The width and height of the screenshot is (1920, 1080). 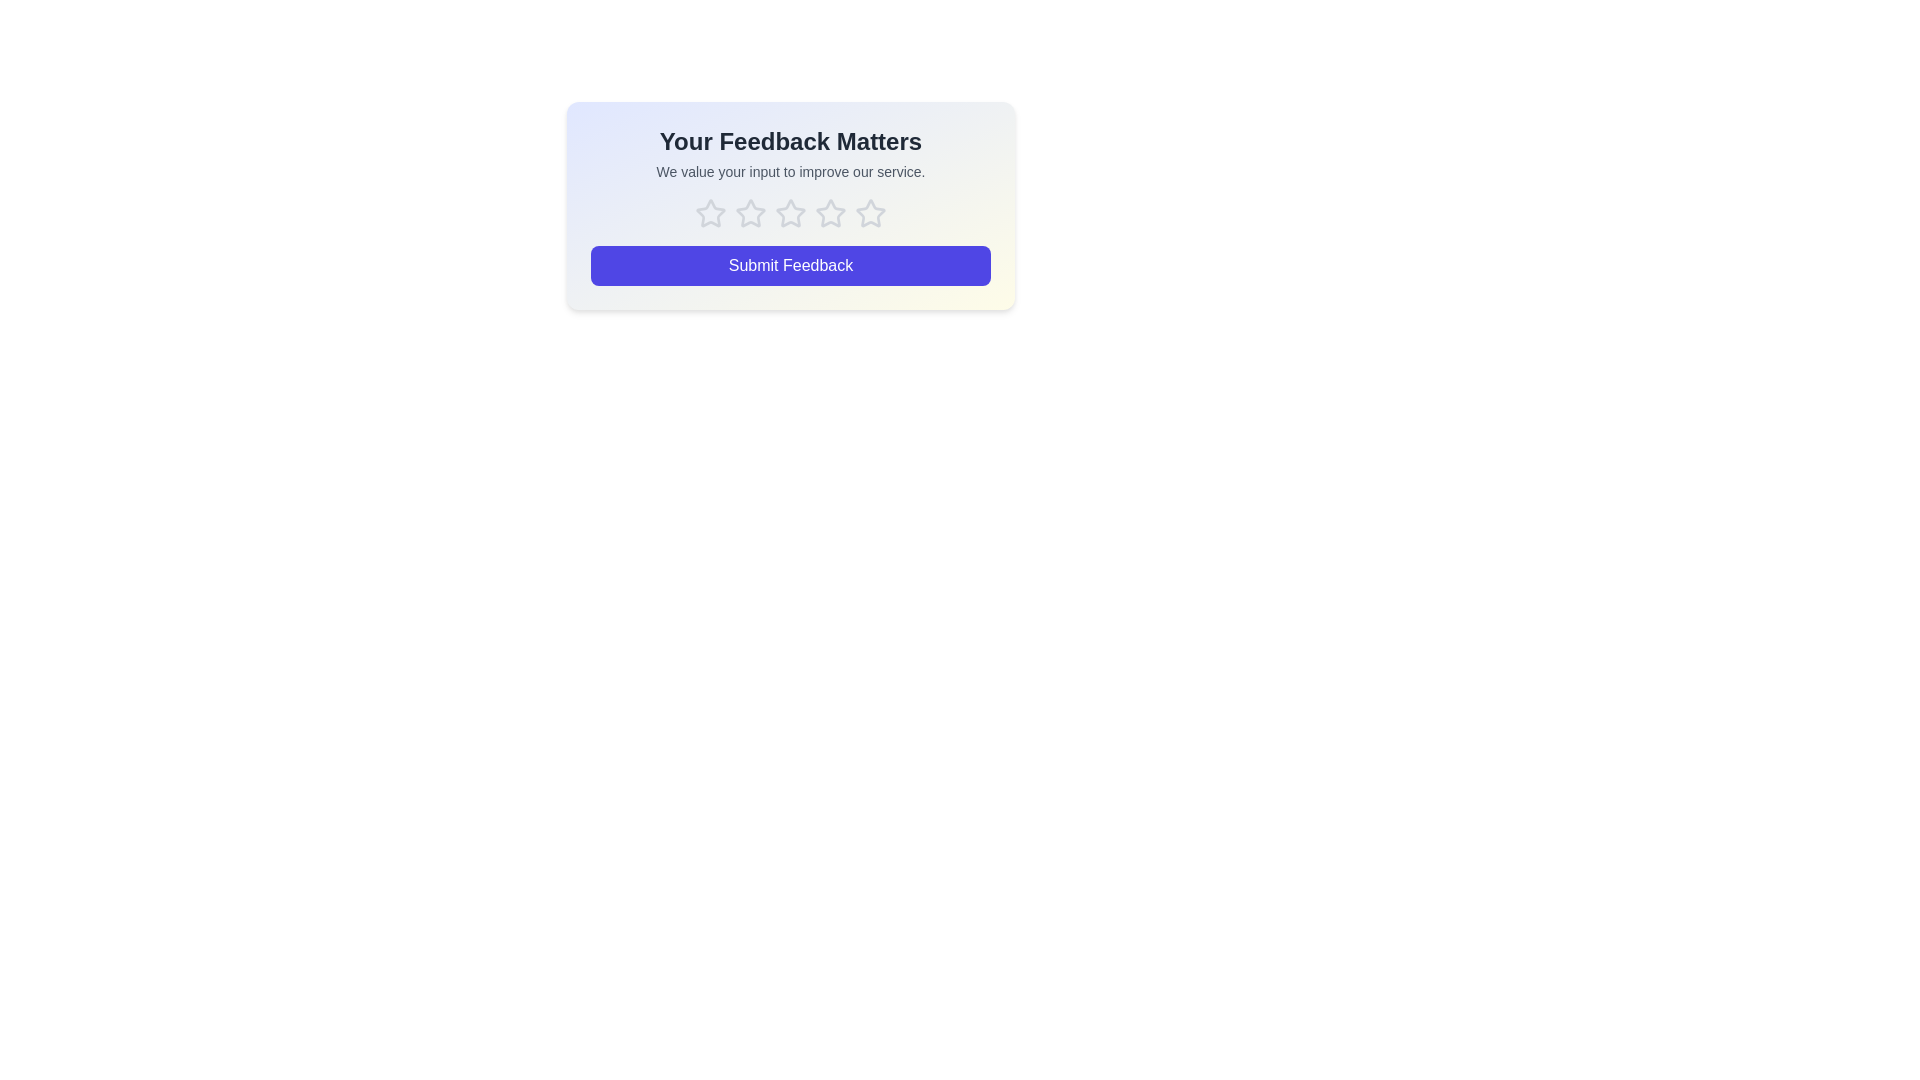 I want to click on the third star-shaped icon in the rating system, so click(x=790, y=213).